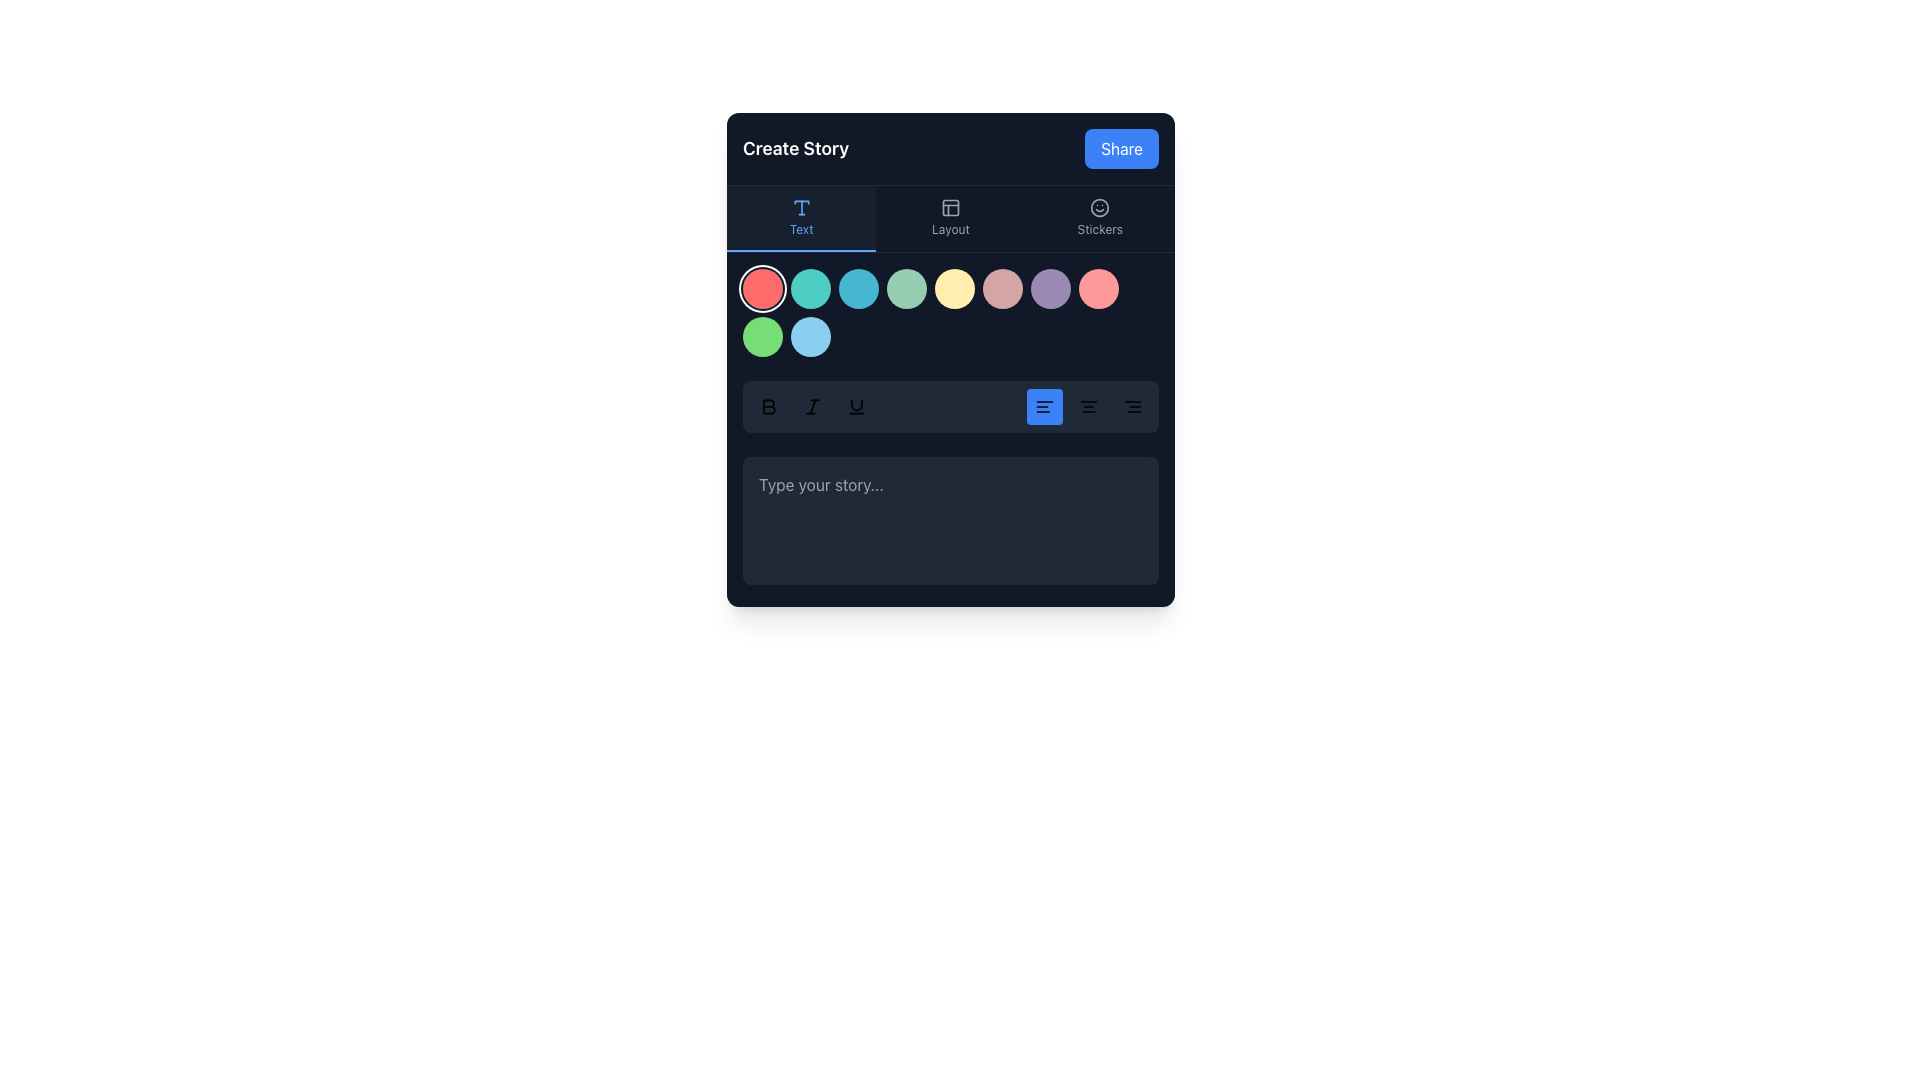 This screenshot has width=1920, height=1080. Describe the element at coordinates (801, 219) in the screenshot. I see `the button with a blue 'T' icon and the label 'Text' located in the top-left section of the menu bar` at that location.